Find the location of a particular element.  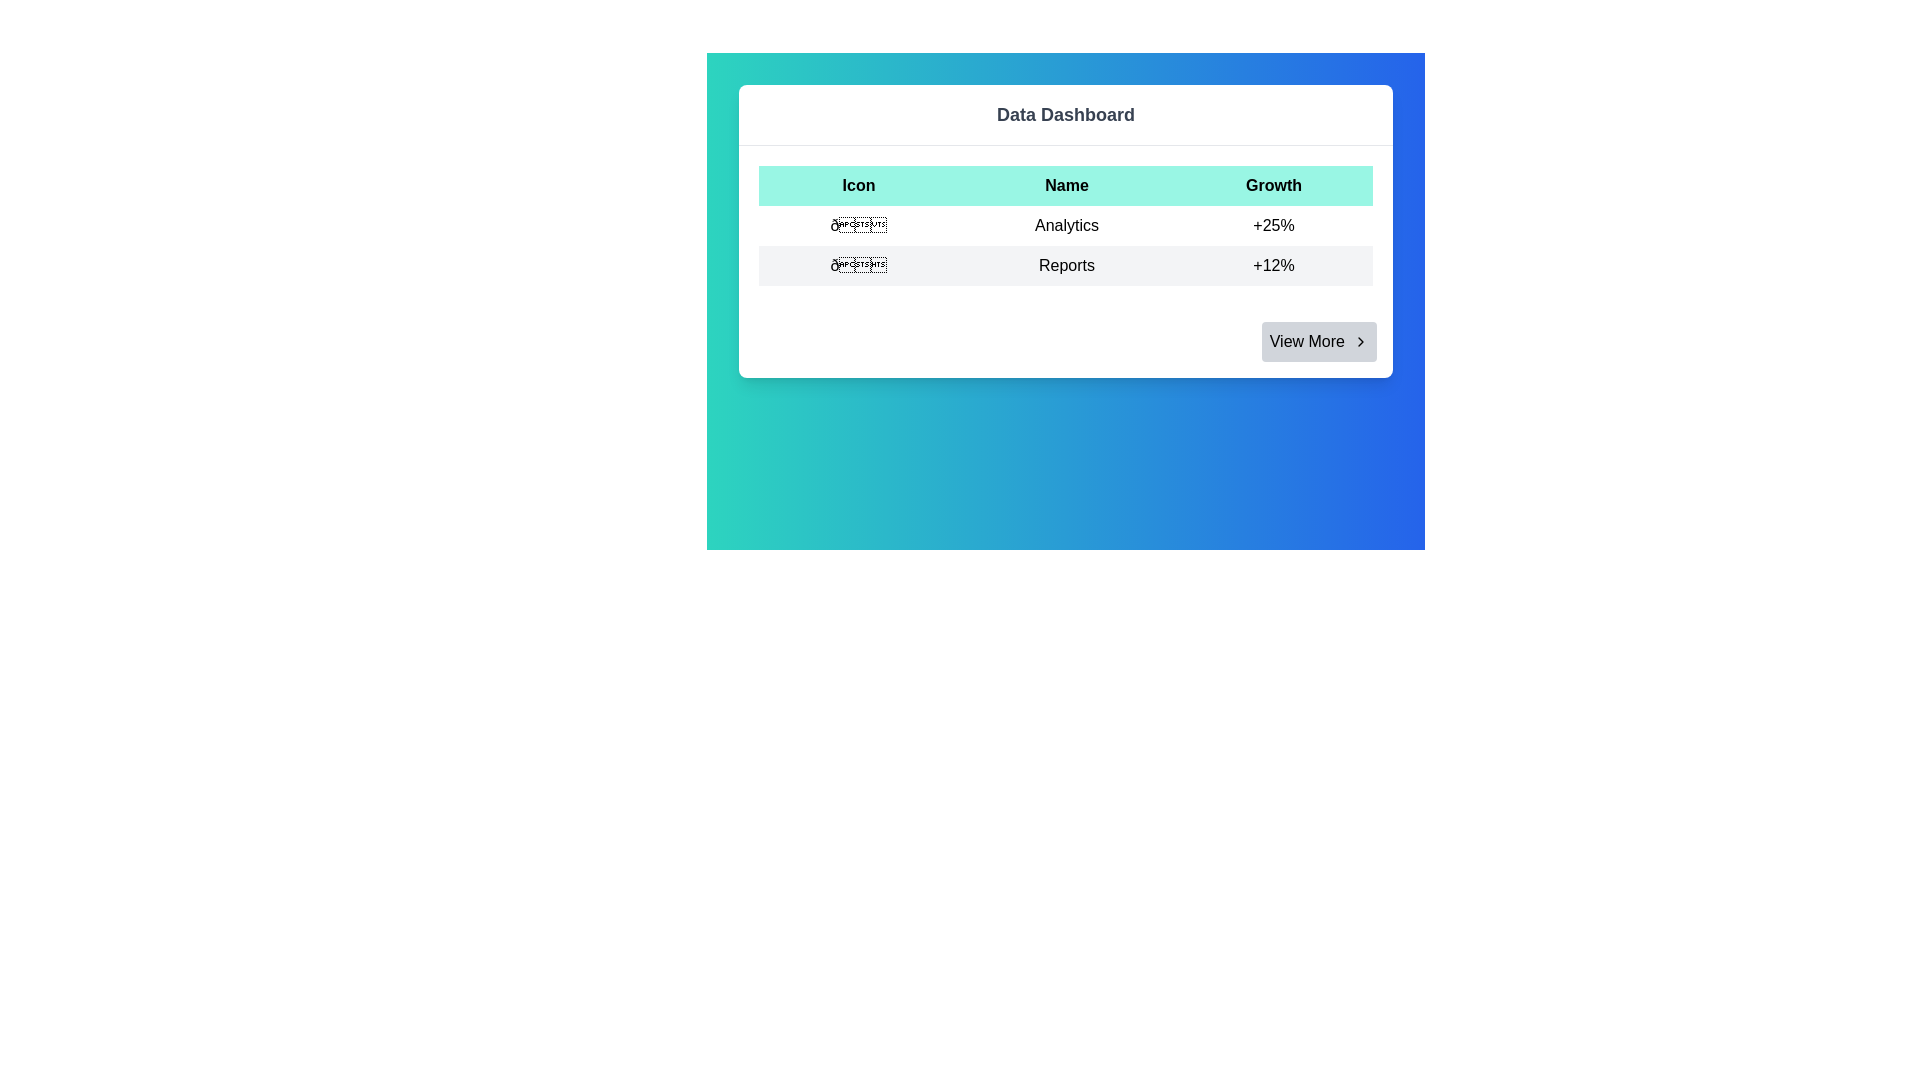

the table header row in the 'Data Dashboard' content card to interact with the labels is located at coordinates (1064, 185).